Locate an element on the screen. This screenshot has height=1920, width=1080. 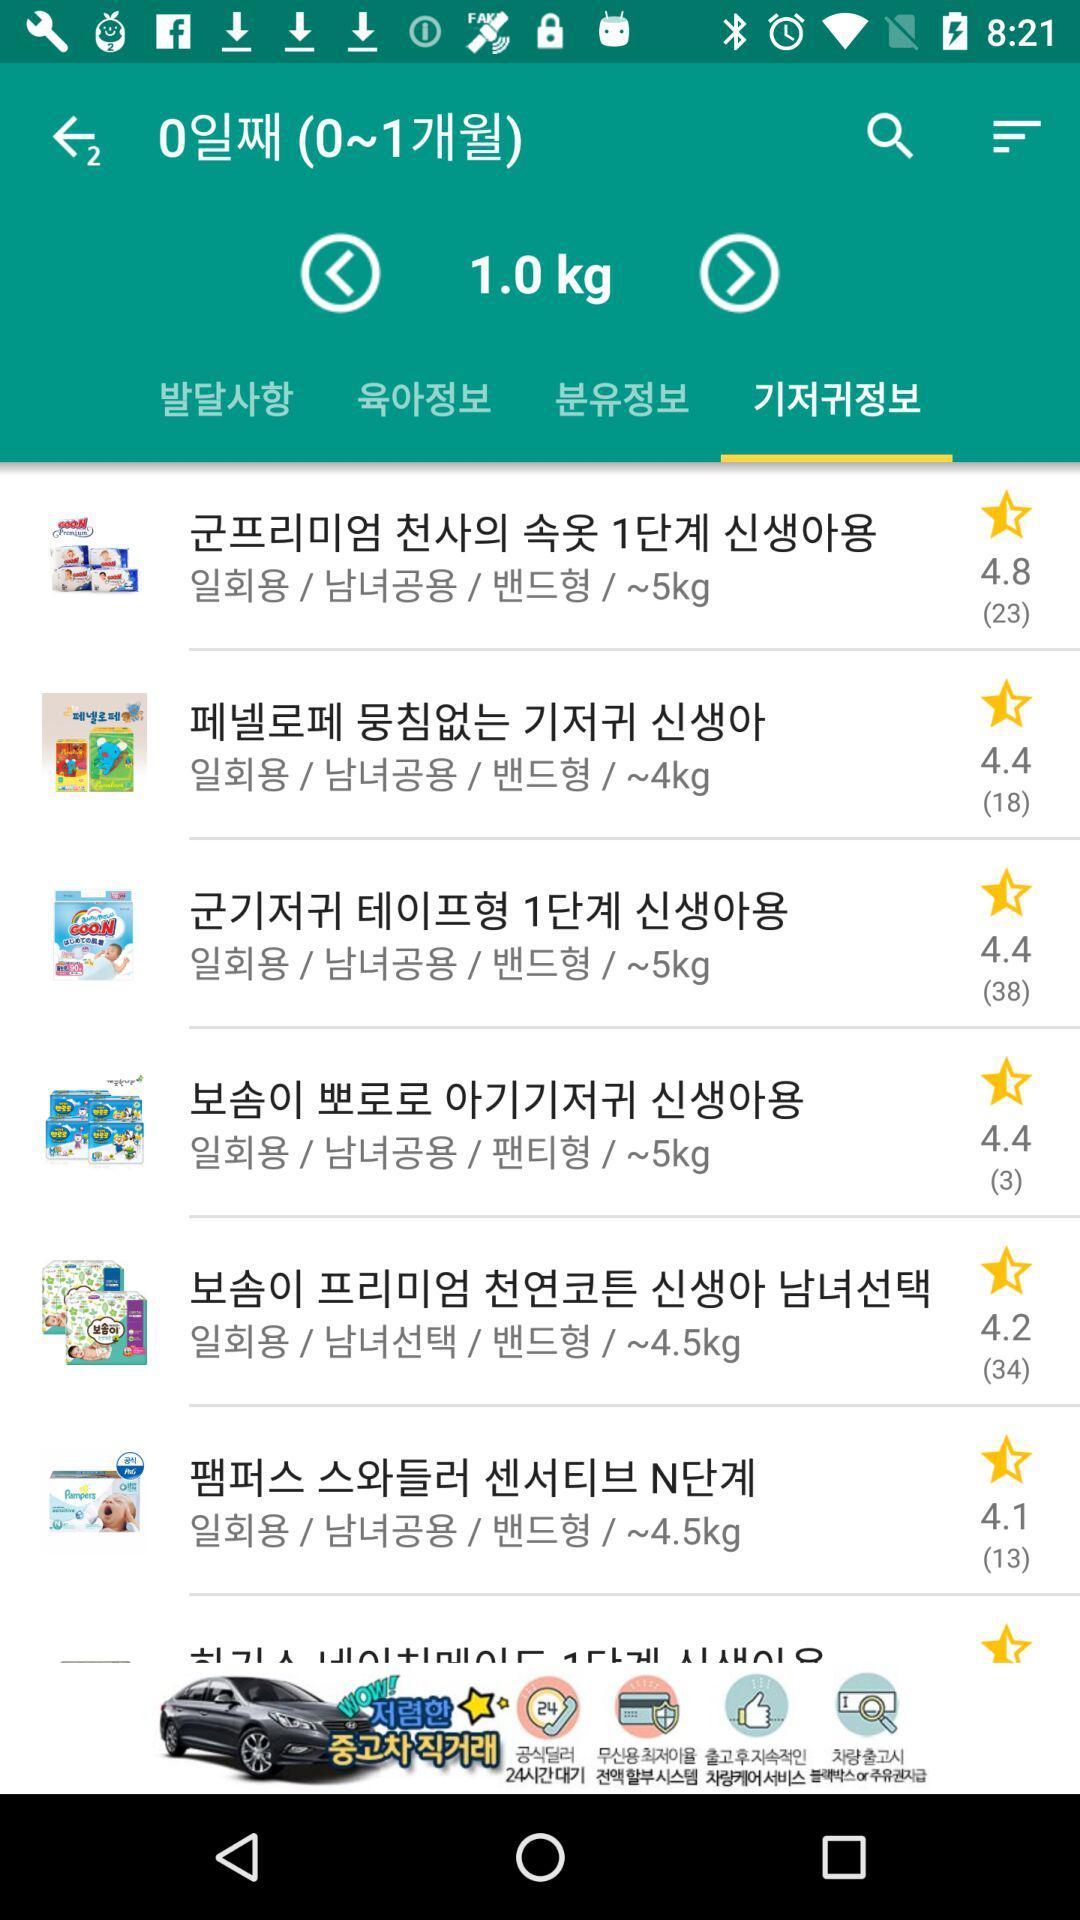
the arrow_backward icon is located at coordinates (339, 272).